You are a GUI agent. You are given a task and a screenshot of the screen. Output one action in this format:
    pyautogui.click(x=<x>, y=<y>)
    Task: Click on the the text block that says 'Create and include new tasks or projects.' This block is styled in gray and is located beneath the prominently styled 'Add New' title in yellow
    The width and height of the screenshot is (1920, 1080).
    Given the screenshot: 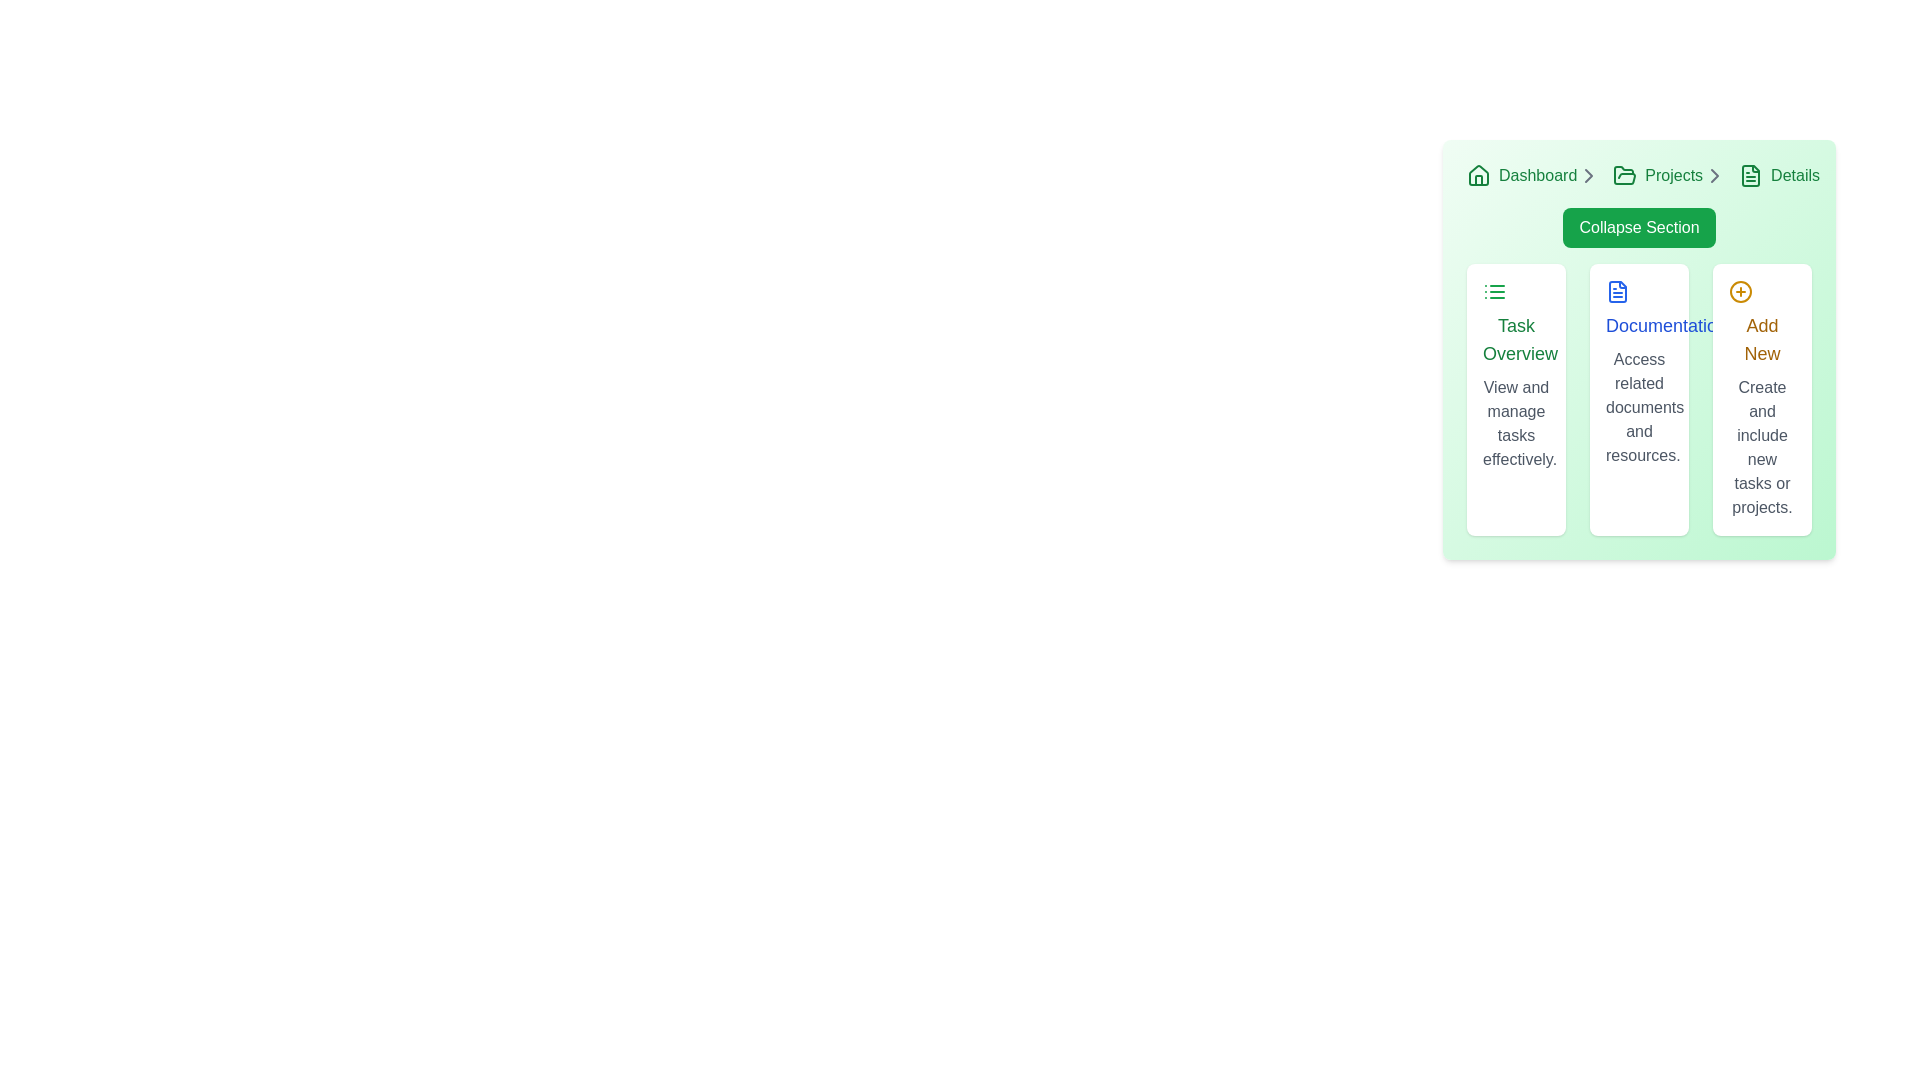 What is the action you would take?
    pyautogui.click(x=1762, y=446)
    